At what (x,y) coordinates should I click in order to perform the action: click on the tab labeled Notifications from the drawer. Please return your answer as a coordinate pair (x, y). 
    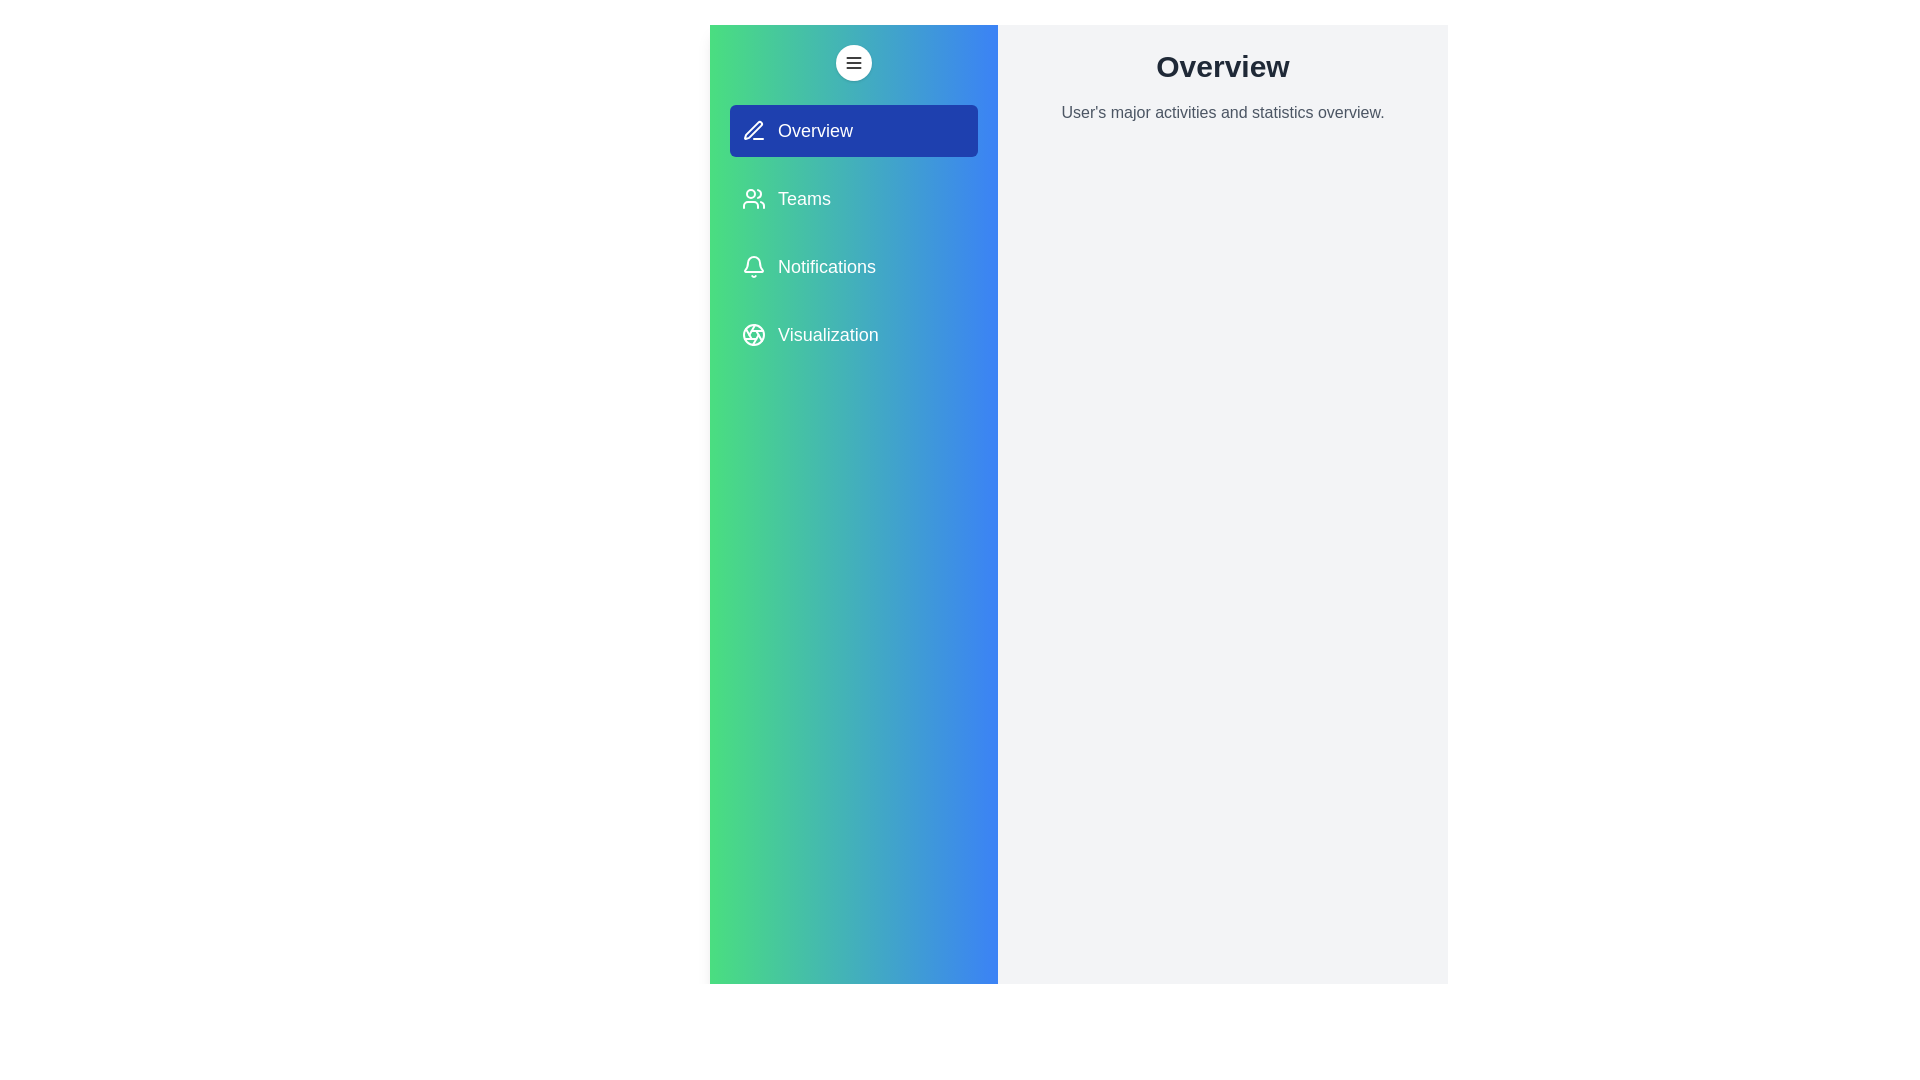
    Looking at the image, I should click on (854, 265).